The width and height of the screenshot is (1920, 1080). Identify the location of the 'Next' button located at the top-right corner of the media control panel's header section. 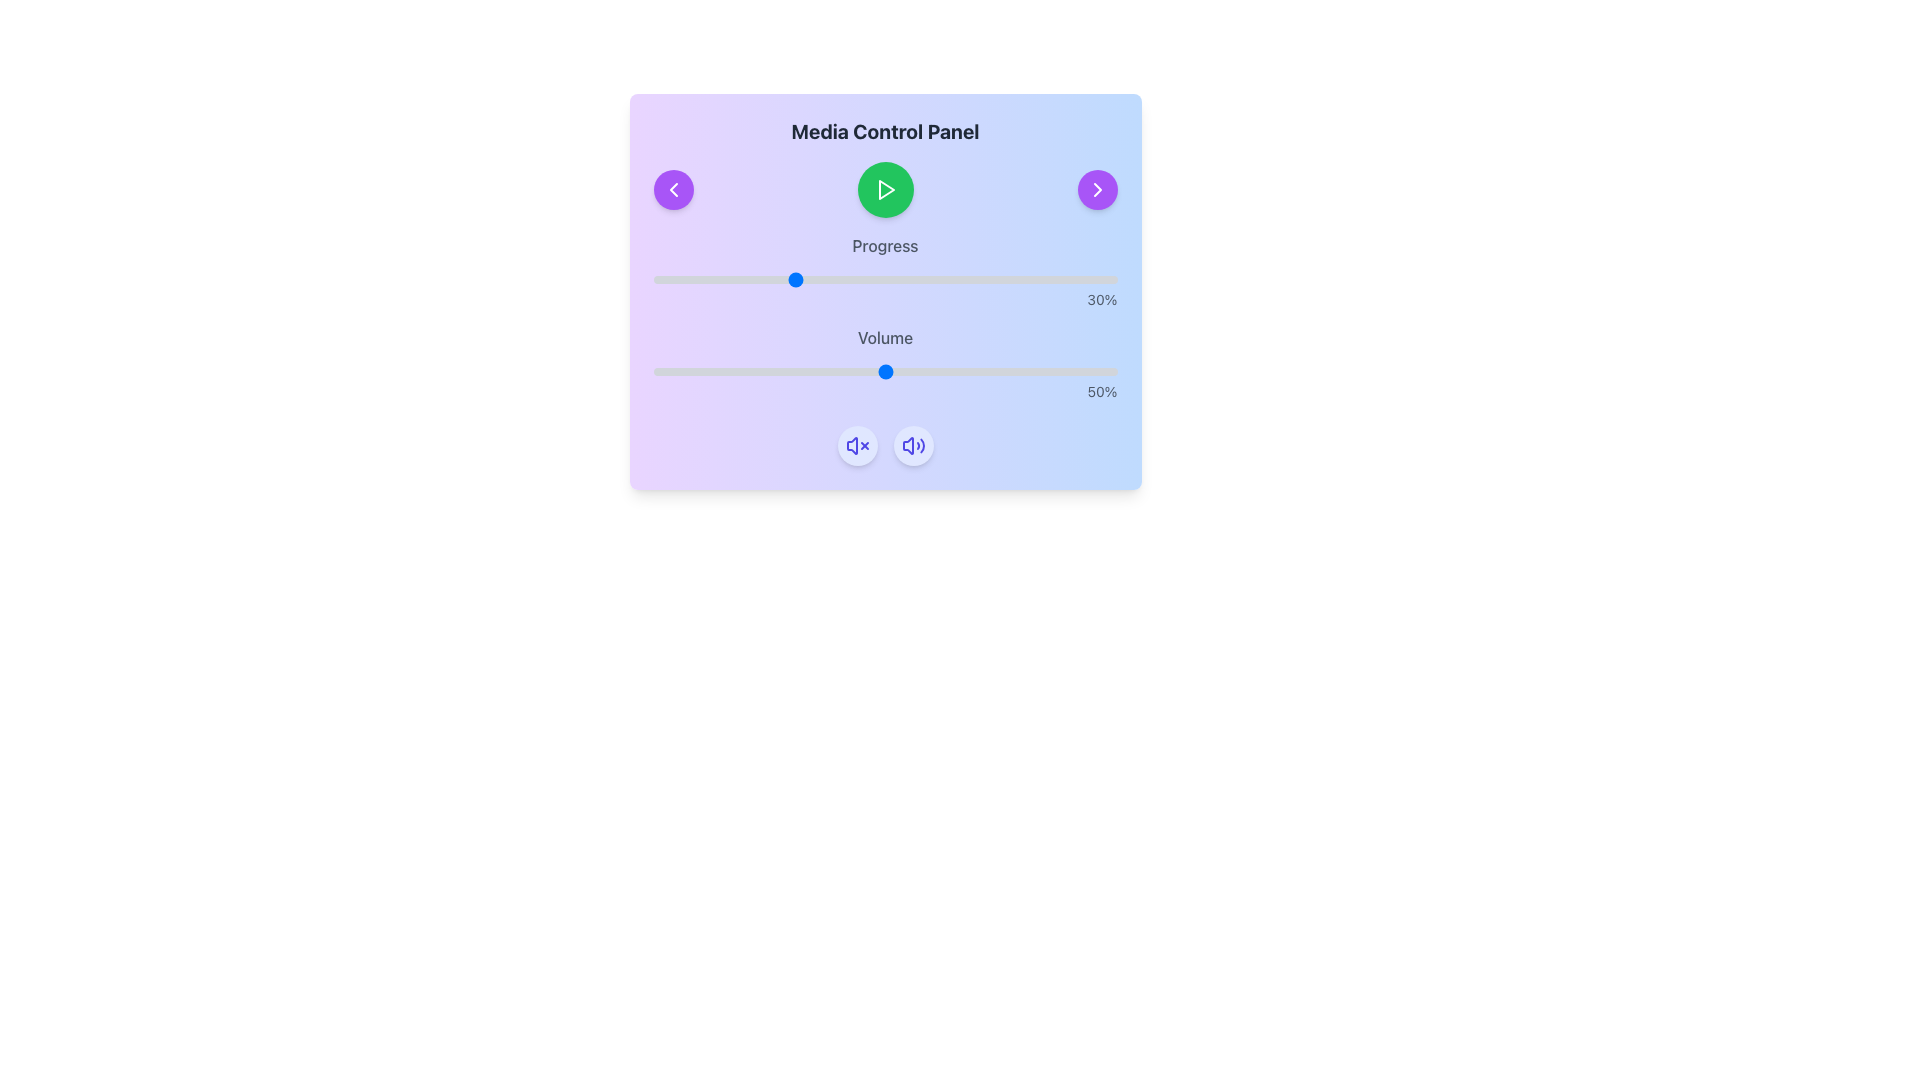
(1096, 189).